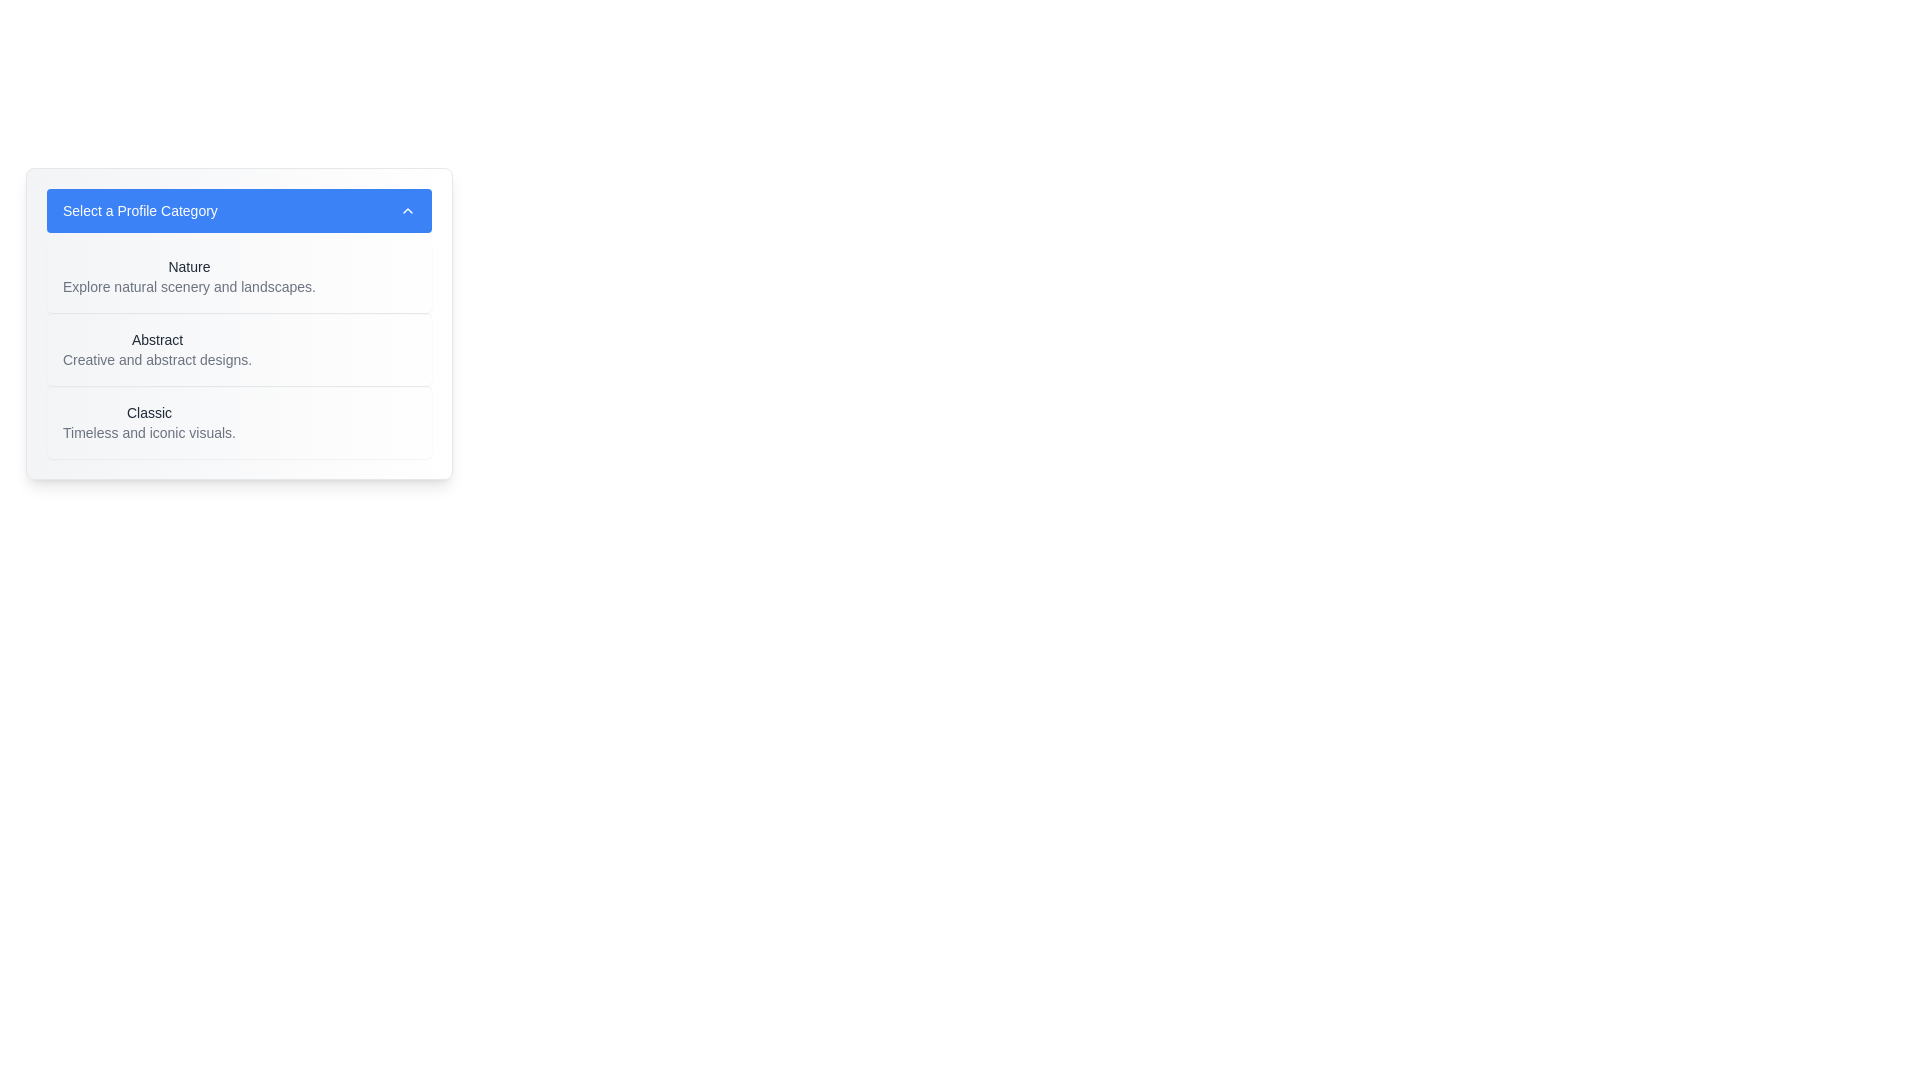 This screenshot has height=1080, width=1920. I want to click on the 'Nature' text block element, so click(189, 277).